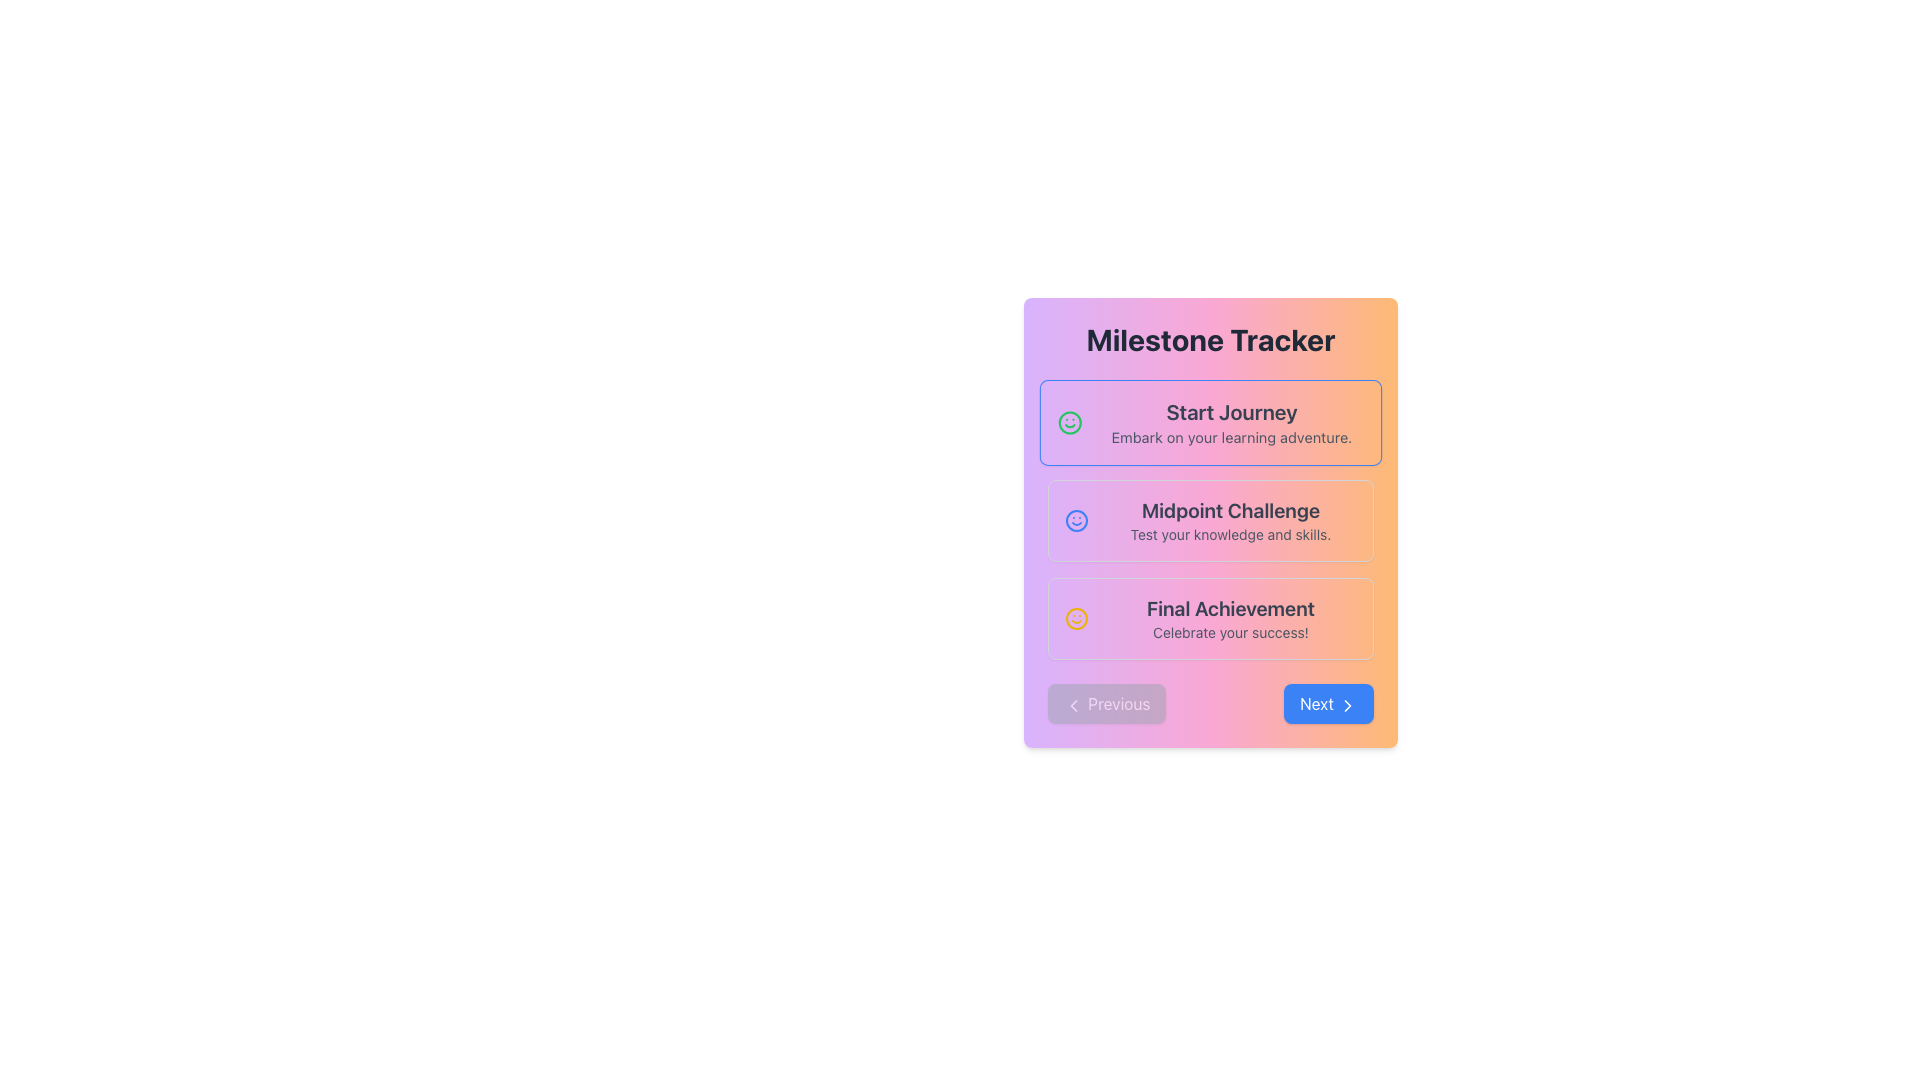 This screenshot has height=1080, width=1920. Describe the element at coordinates (1069, 422) in the screenshot. I see `the smiling face icon within the 'Start Journey' box at the top of the milestone tracker, which features a green circle and a happy expression` at that location.